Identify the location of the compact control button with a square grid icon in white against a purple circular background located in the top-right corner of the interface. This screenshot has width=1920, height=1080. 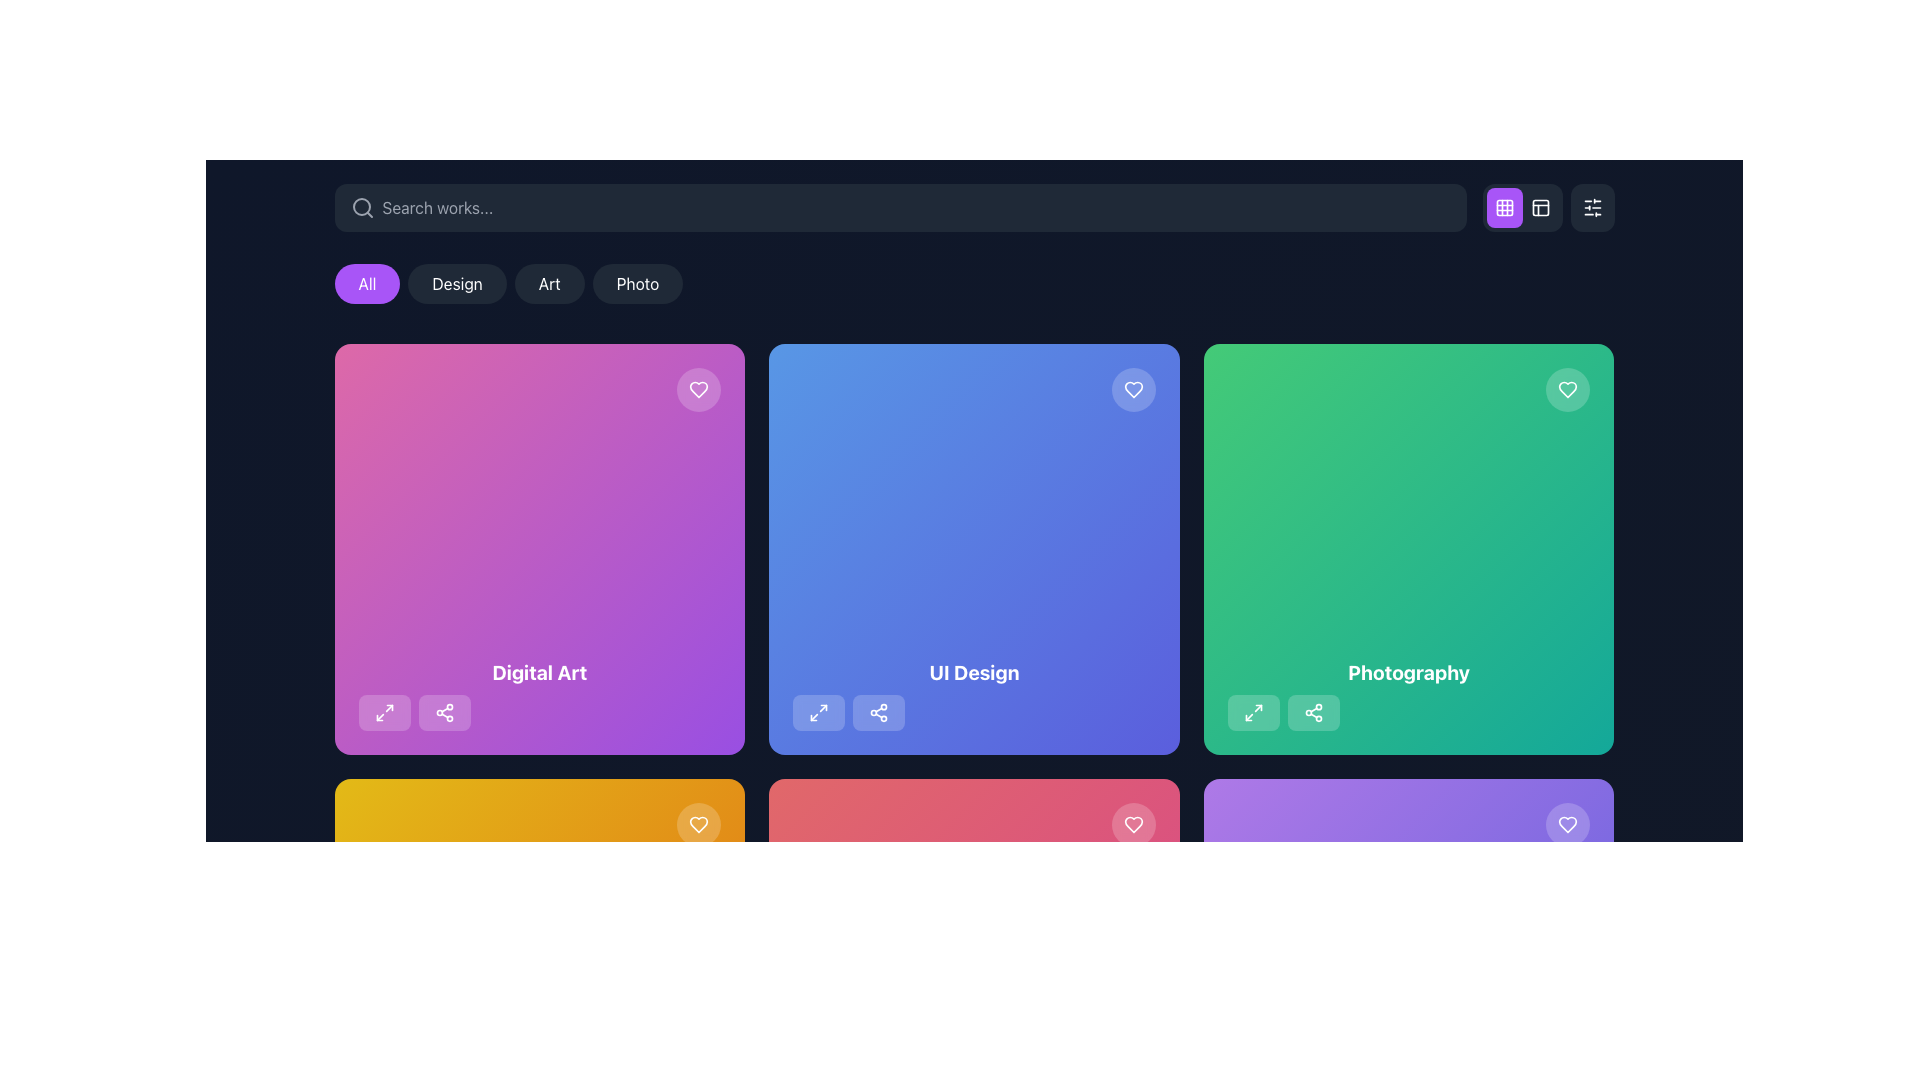
(1547, 208).